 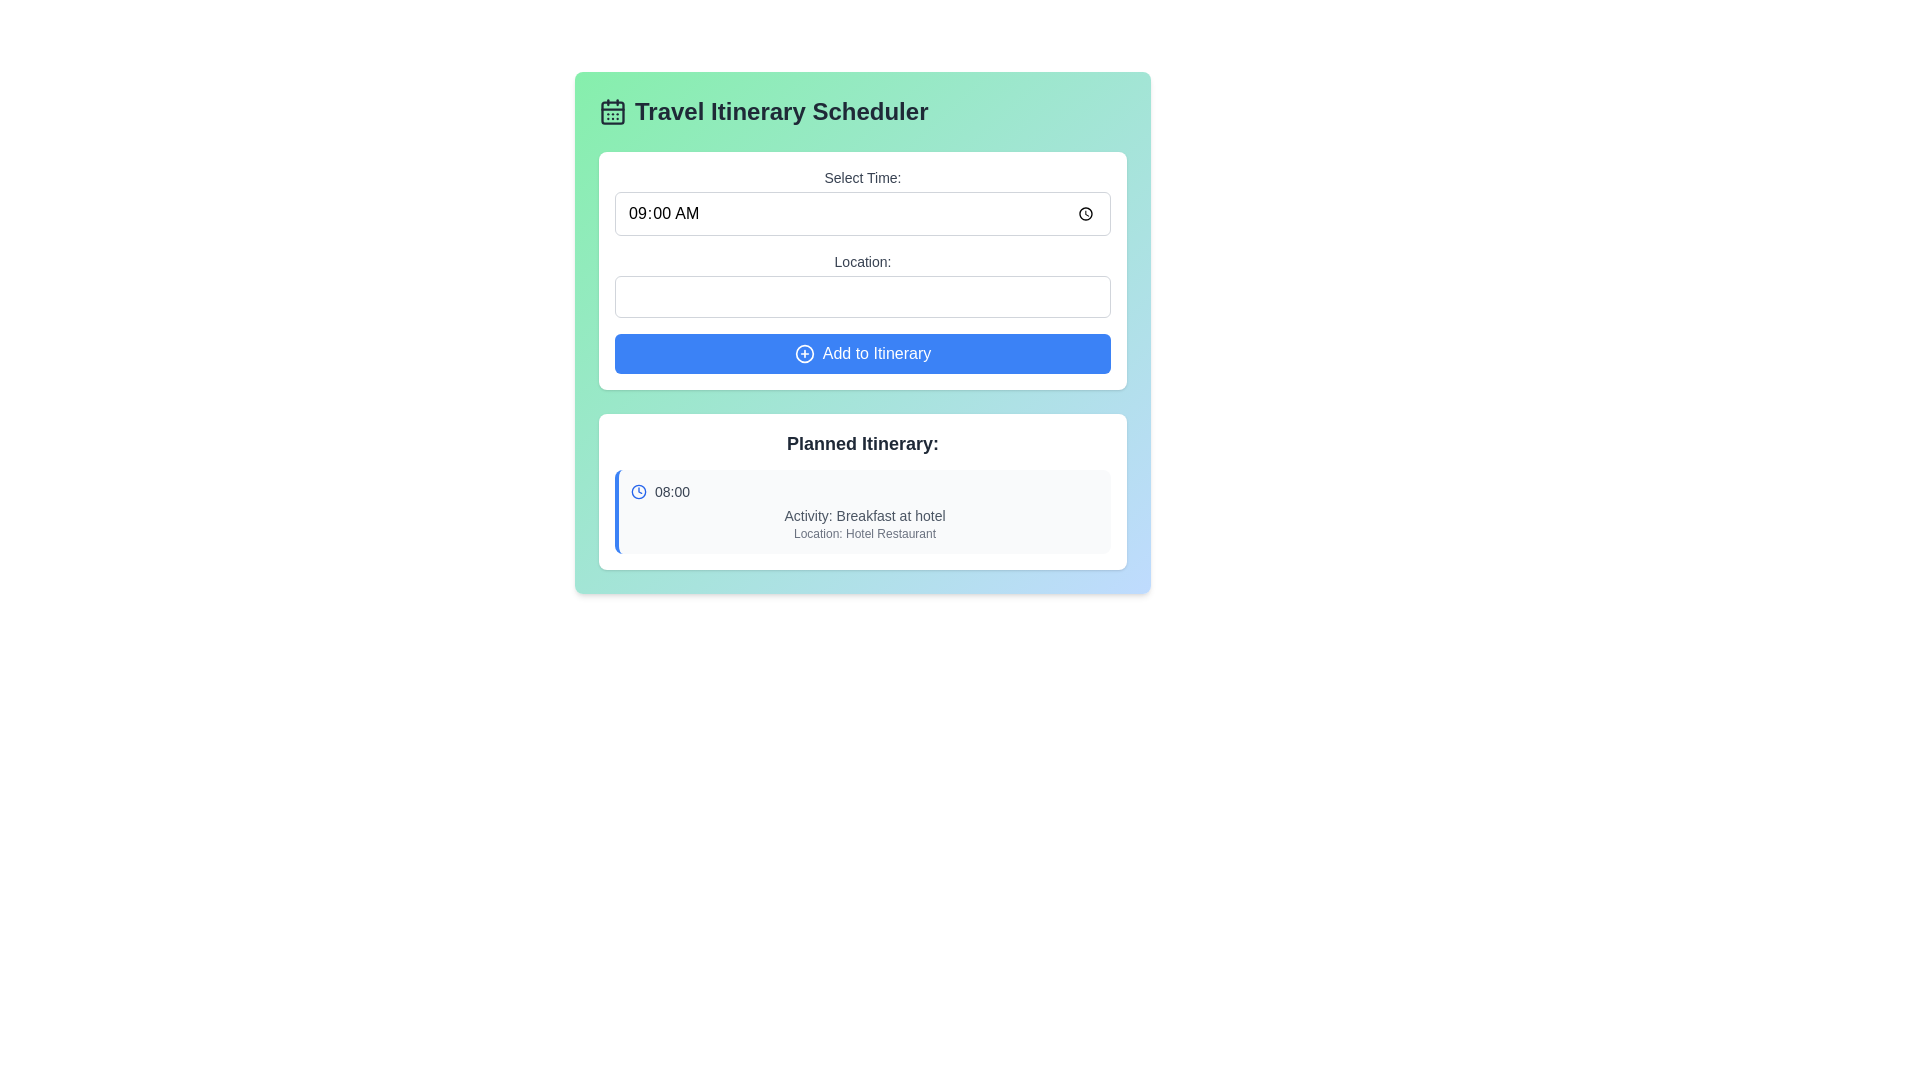 I want to click on the text element that provides a brief description of a specific activity in the planned itinerary, located below the clock icon and time label ('08:00'), and above the location description ('Location: Hotel Restaurant'), so click(x=864, y=515).